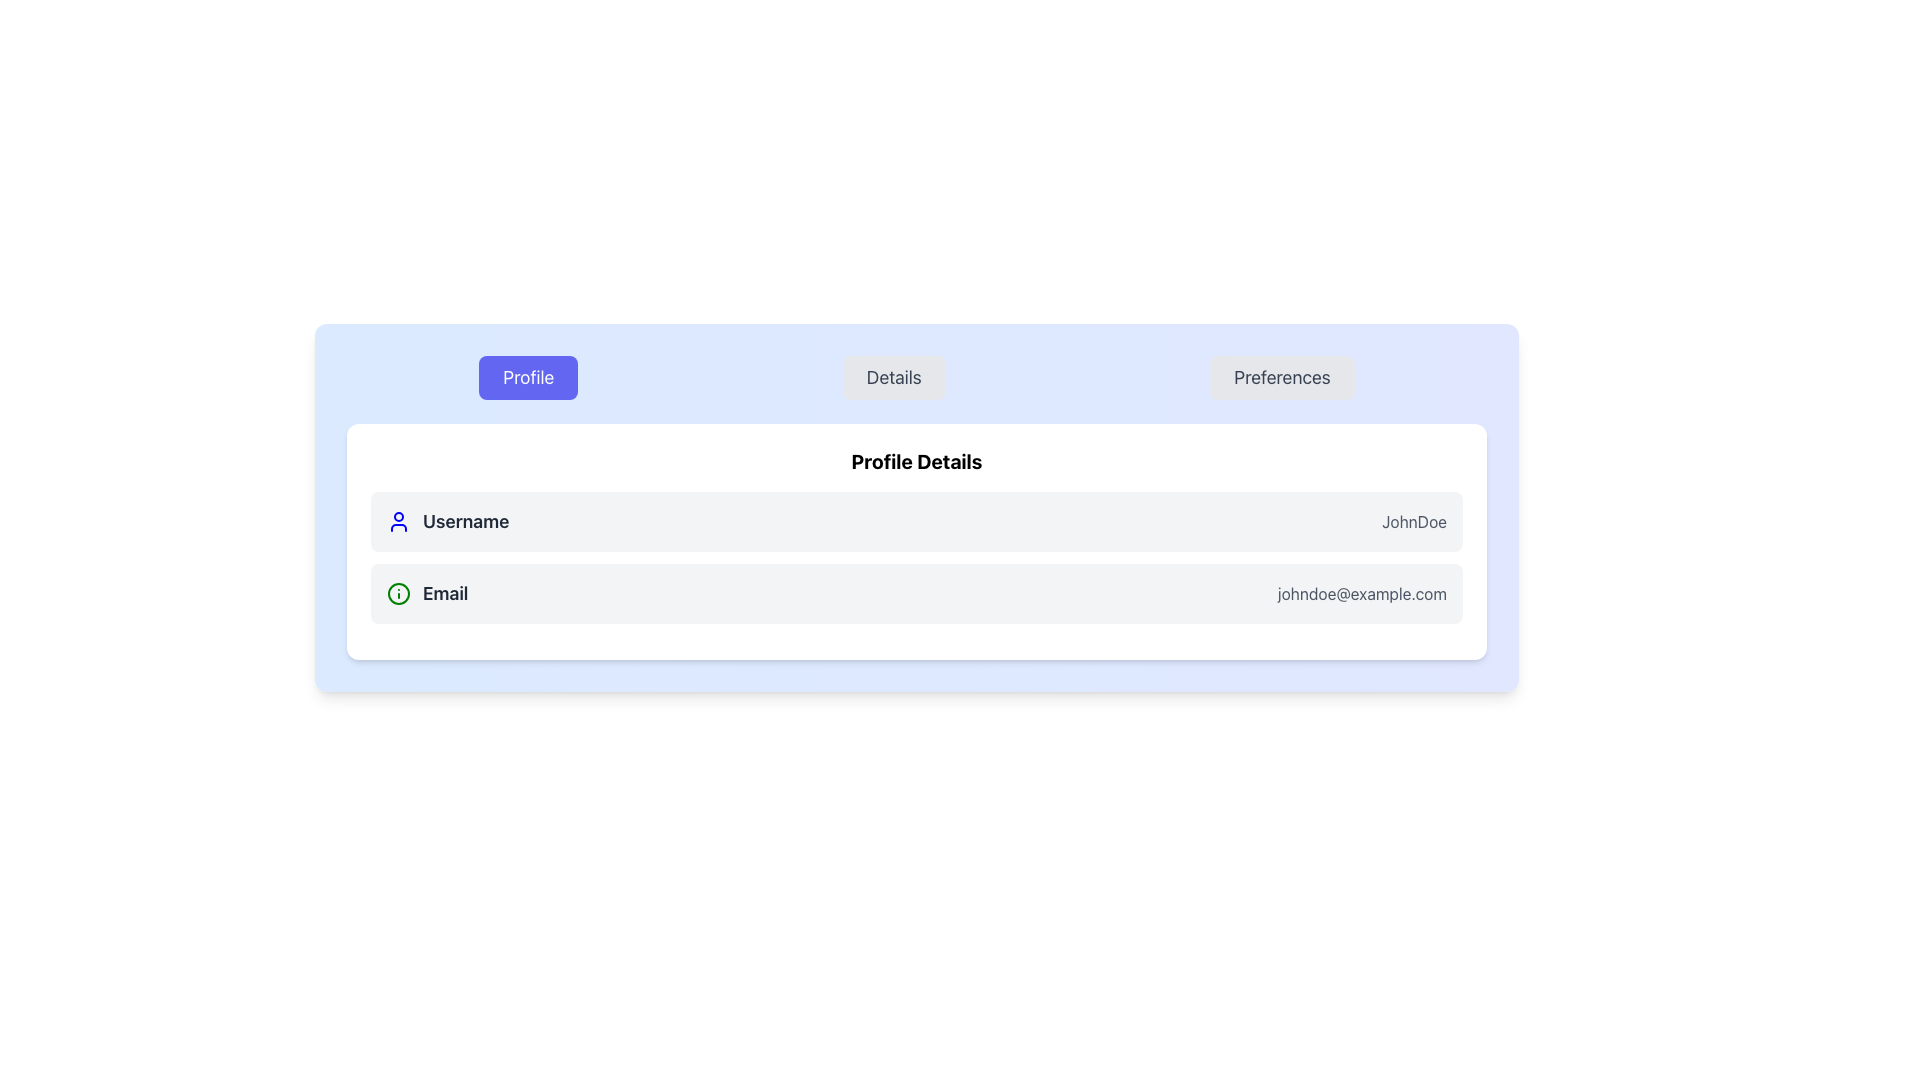 The image size is (1920, 1080). What do you see at coordinates (915, 462) in the screenshot?
I see `header text located at the top of the 'Profile Details' card, which summarizes user information such as username and email` at bounding box center [915, 462].